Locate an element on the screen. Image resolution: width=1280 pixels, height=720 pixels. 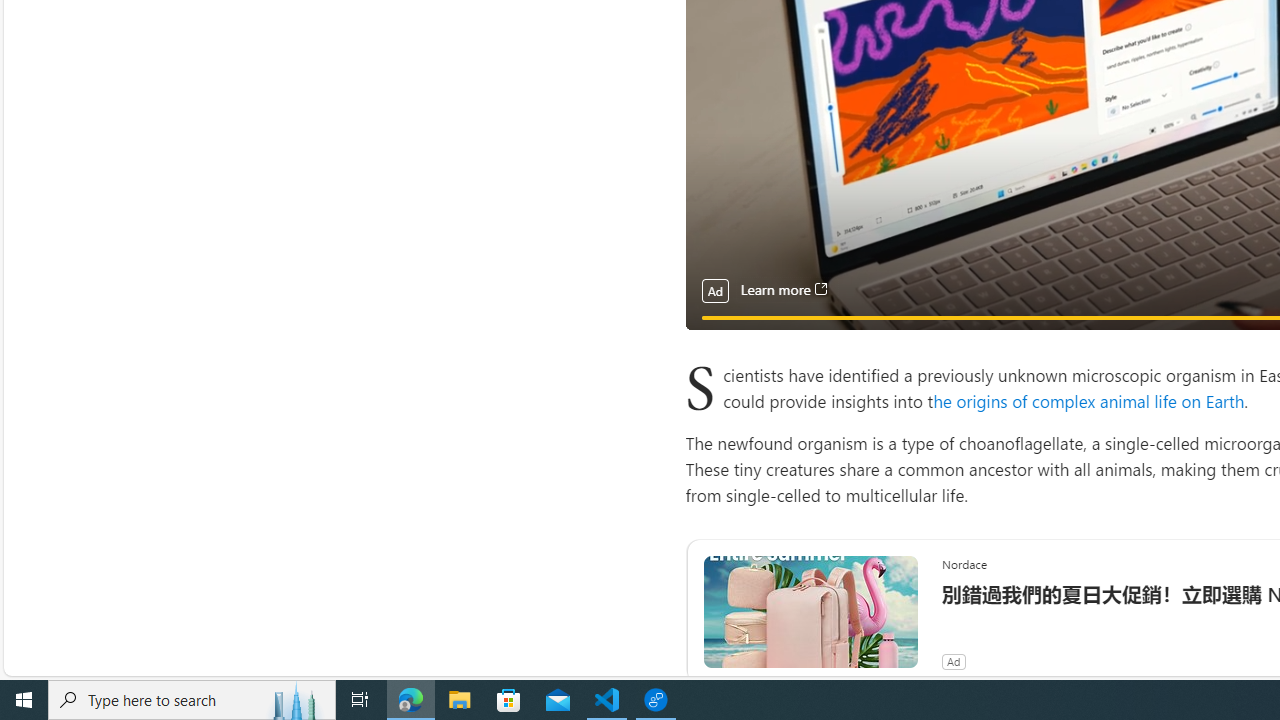
'Learn more' is located at coordinates (782, 290).